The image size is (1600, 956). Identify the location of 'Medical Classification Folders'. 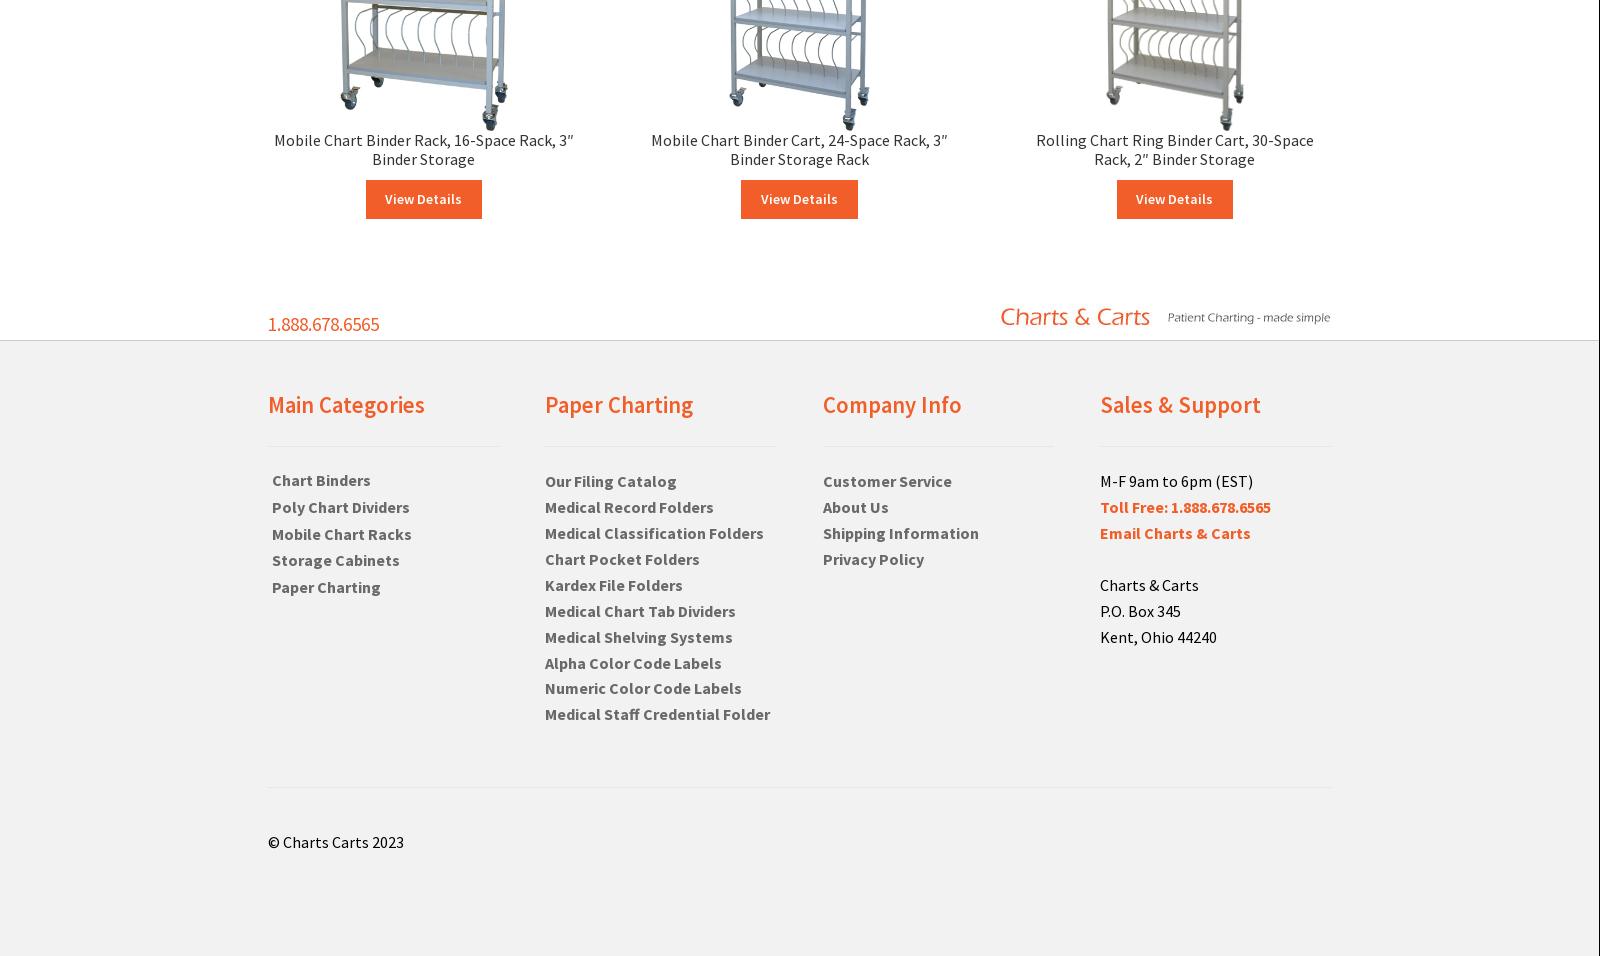
(543, 531).